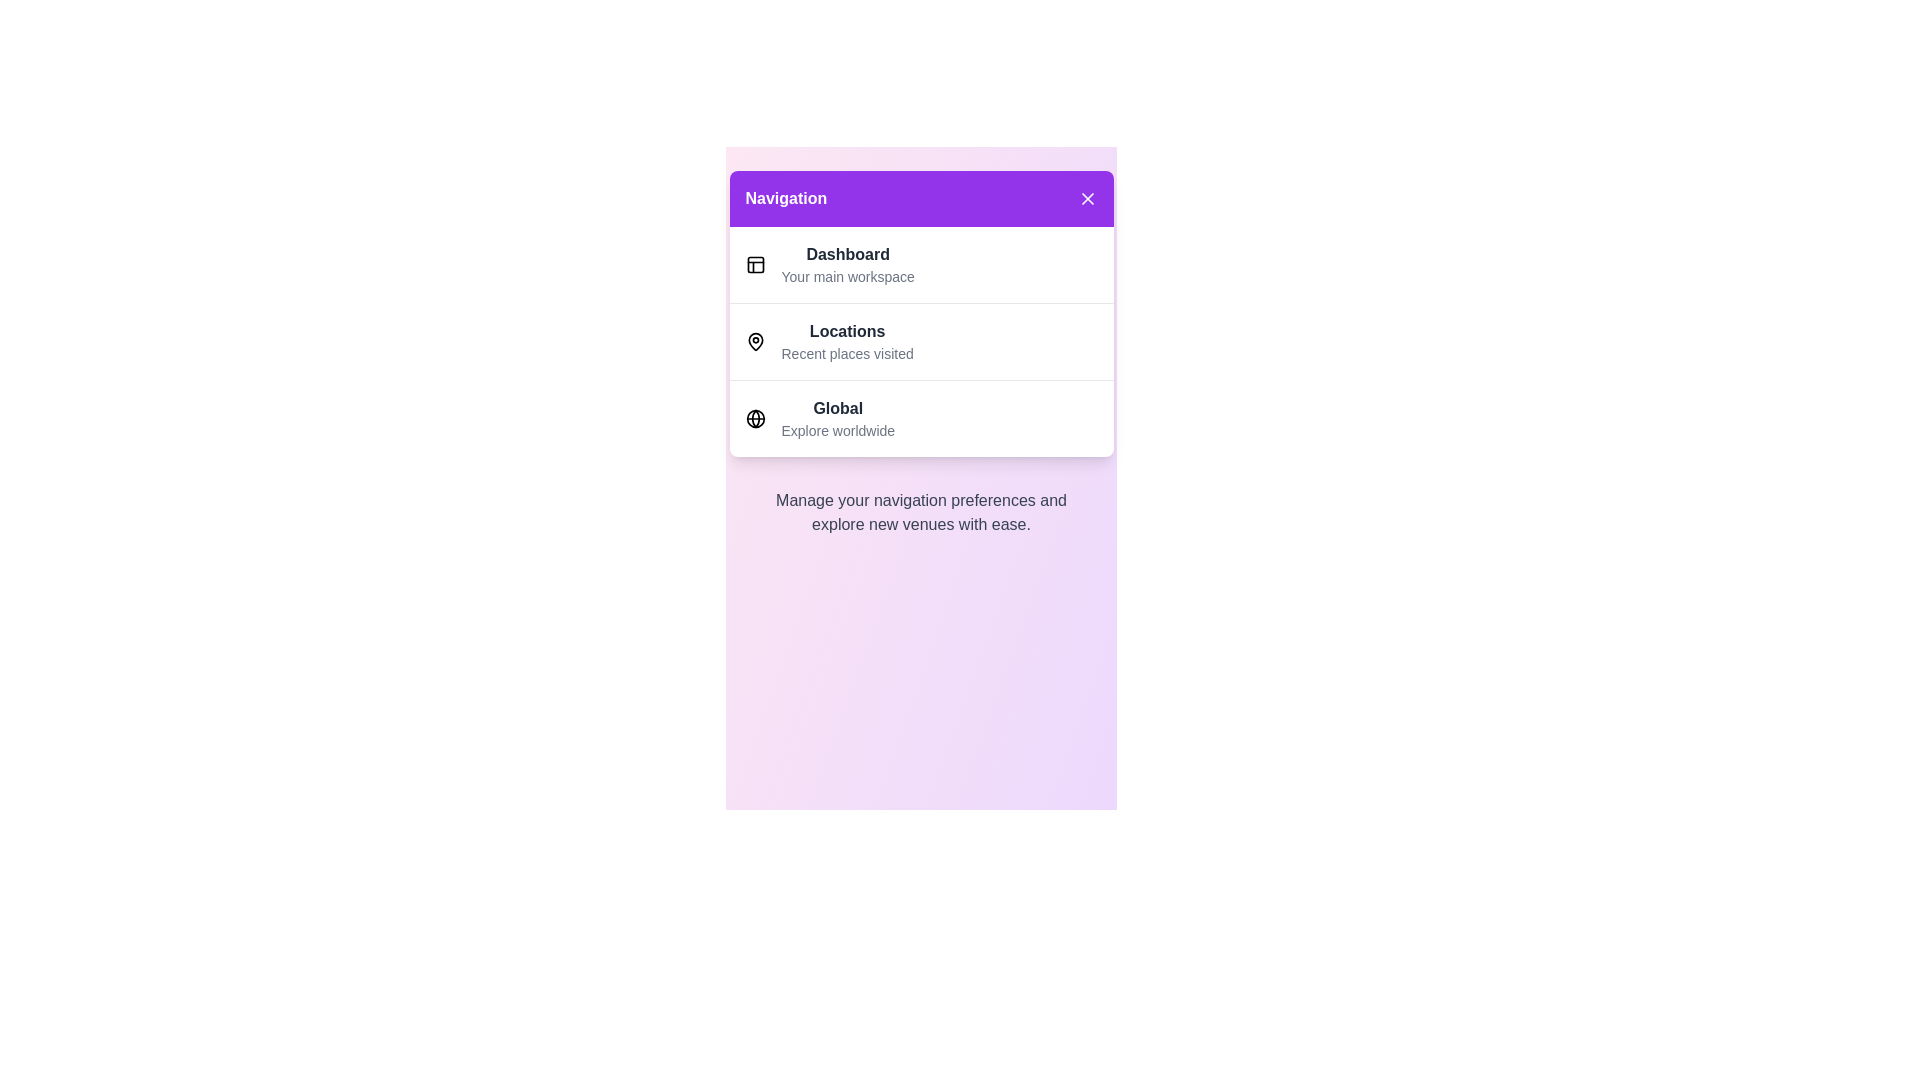 This screenshot has height=1080, width=1920. Describe the element at coordinates (1086, 199) in the screenshot. I see `the 'X' button to close the menu` at that location.